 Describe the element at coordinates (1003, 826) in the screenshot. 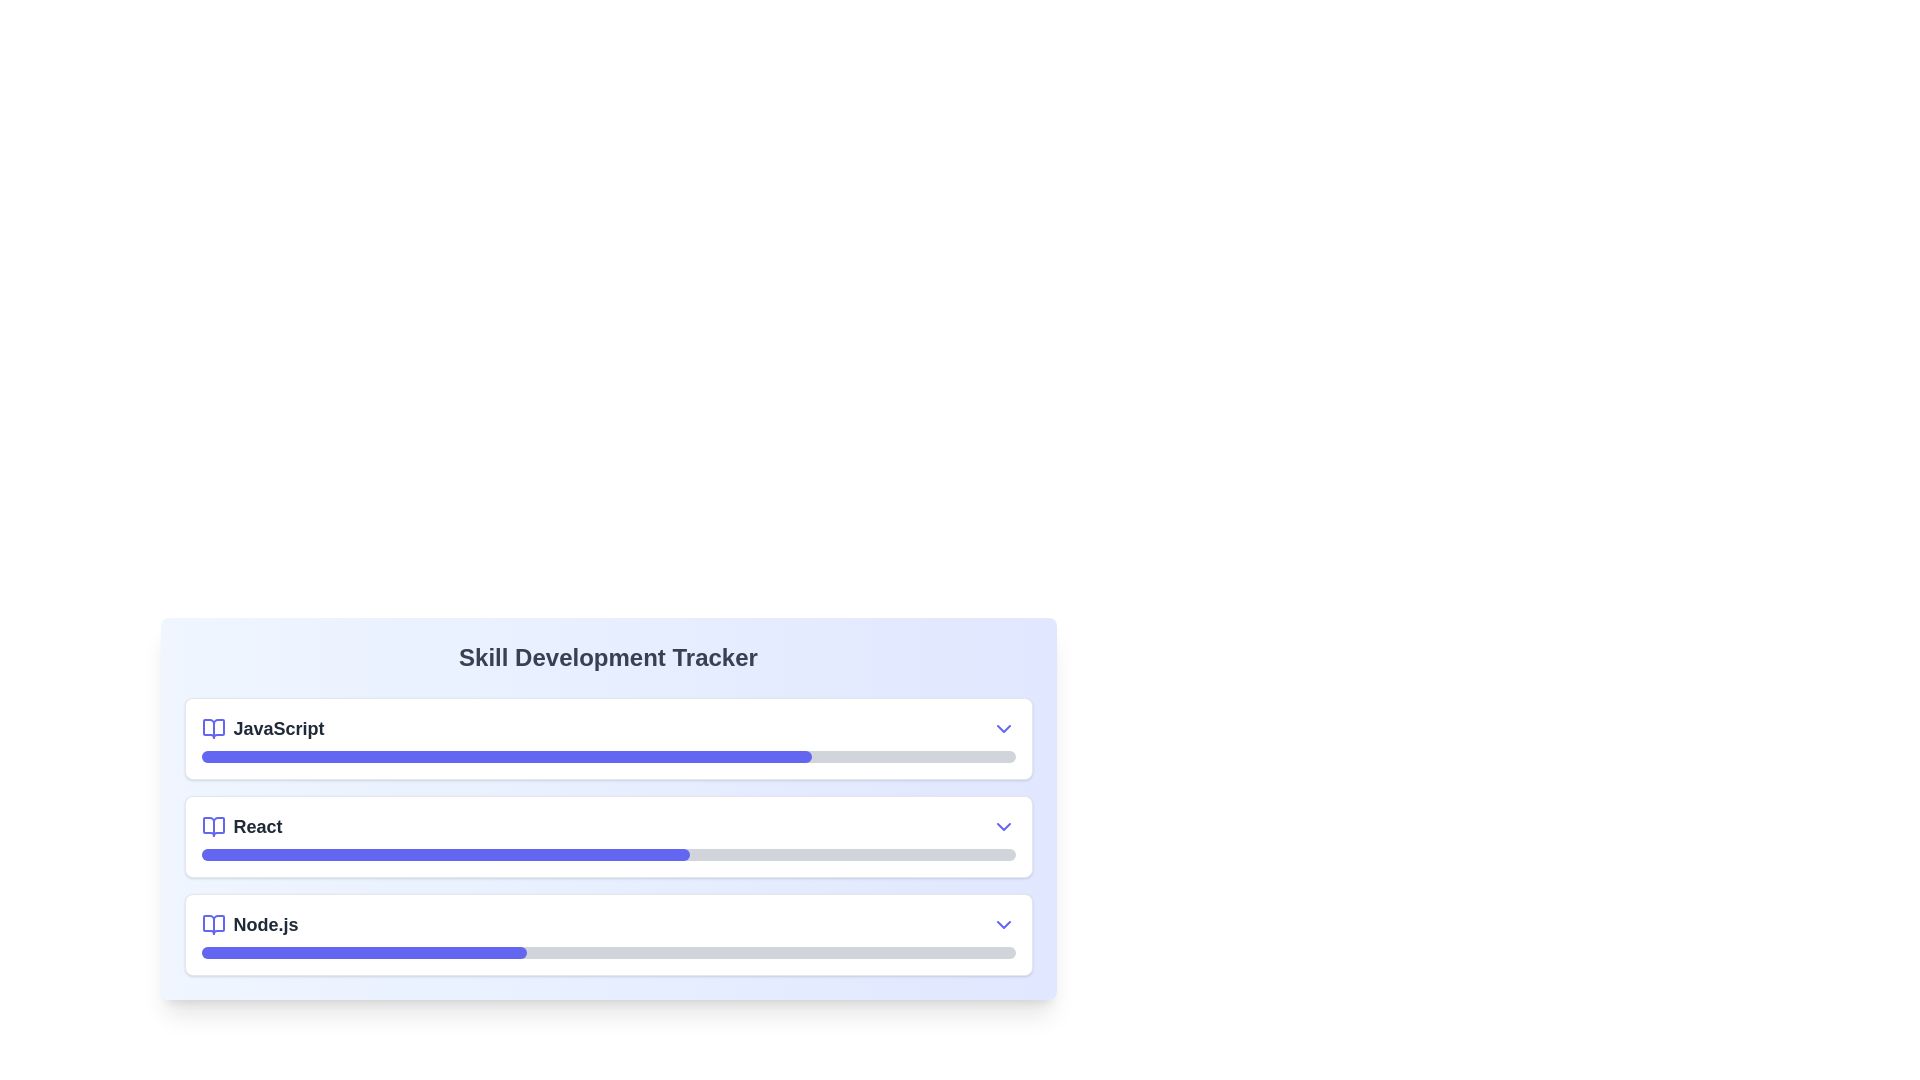

I see `the downward-pointing chevron icon next to the 'React' label in the progress tracker` at that location.